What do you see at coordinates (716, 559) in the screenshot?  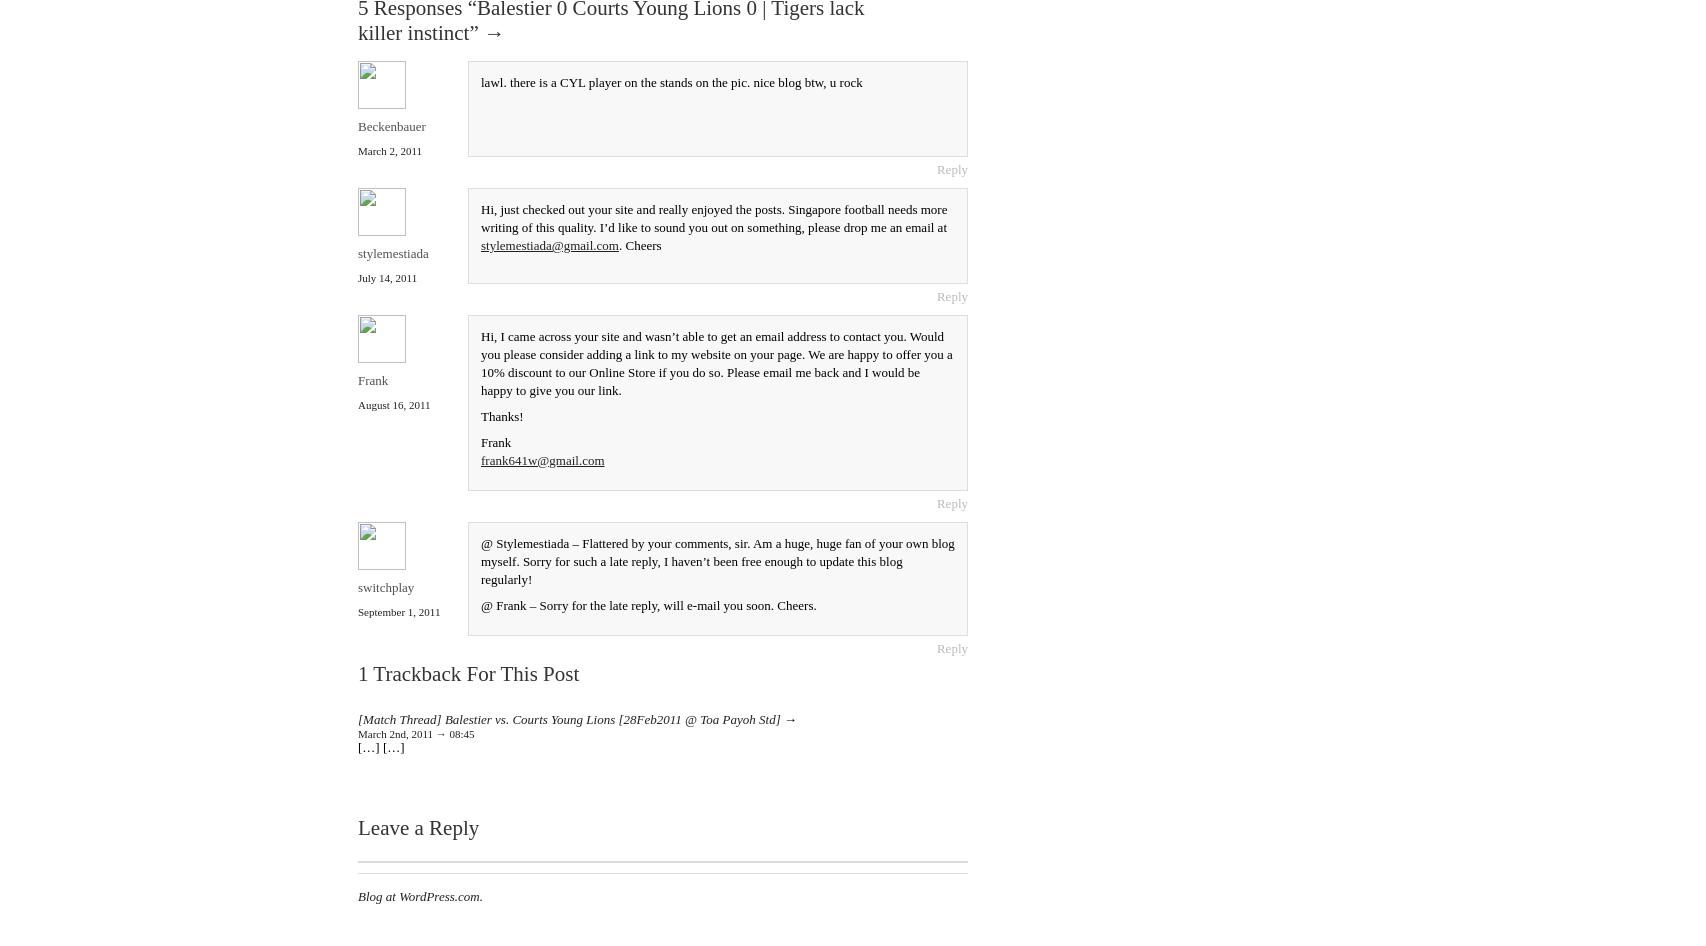 I see `'@ Stylemestiada – Flattered by your comments, sir. Am a huge, huge fan of your own blog myself. Sorry for such a late reply, I haven’t been free enough to update this blog regularly!'` at bounding box center [716, 559].